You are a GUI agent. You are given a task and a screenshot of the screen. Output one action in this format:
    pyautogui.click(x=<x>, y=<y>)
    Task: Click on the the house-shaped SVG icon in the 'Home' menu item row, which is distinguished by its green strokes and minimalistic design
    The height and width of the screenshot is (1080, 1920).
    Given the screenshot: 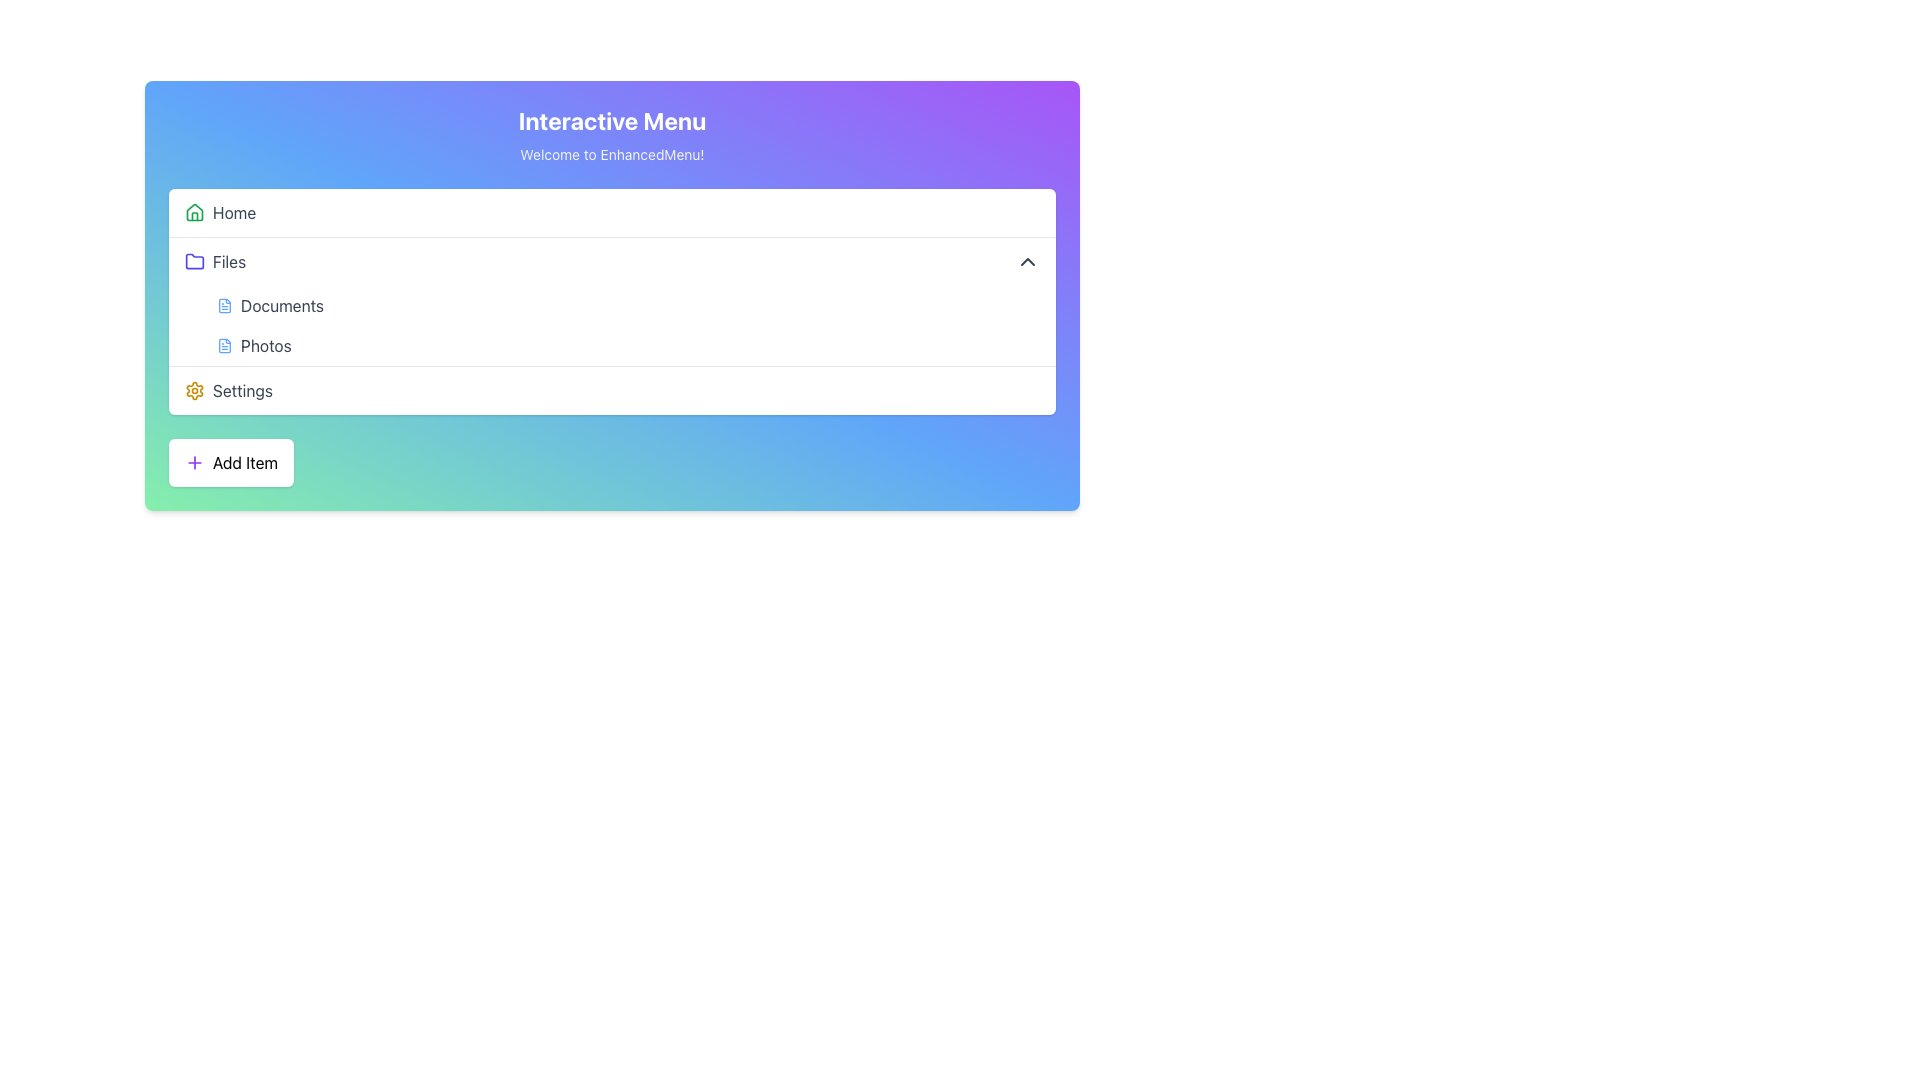 What is the action you would take?
    pyautogui.click(x=195, y=212)
    